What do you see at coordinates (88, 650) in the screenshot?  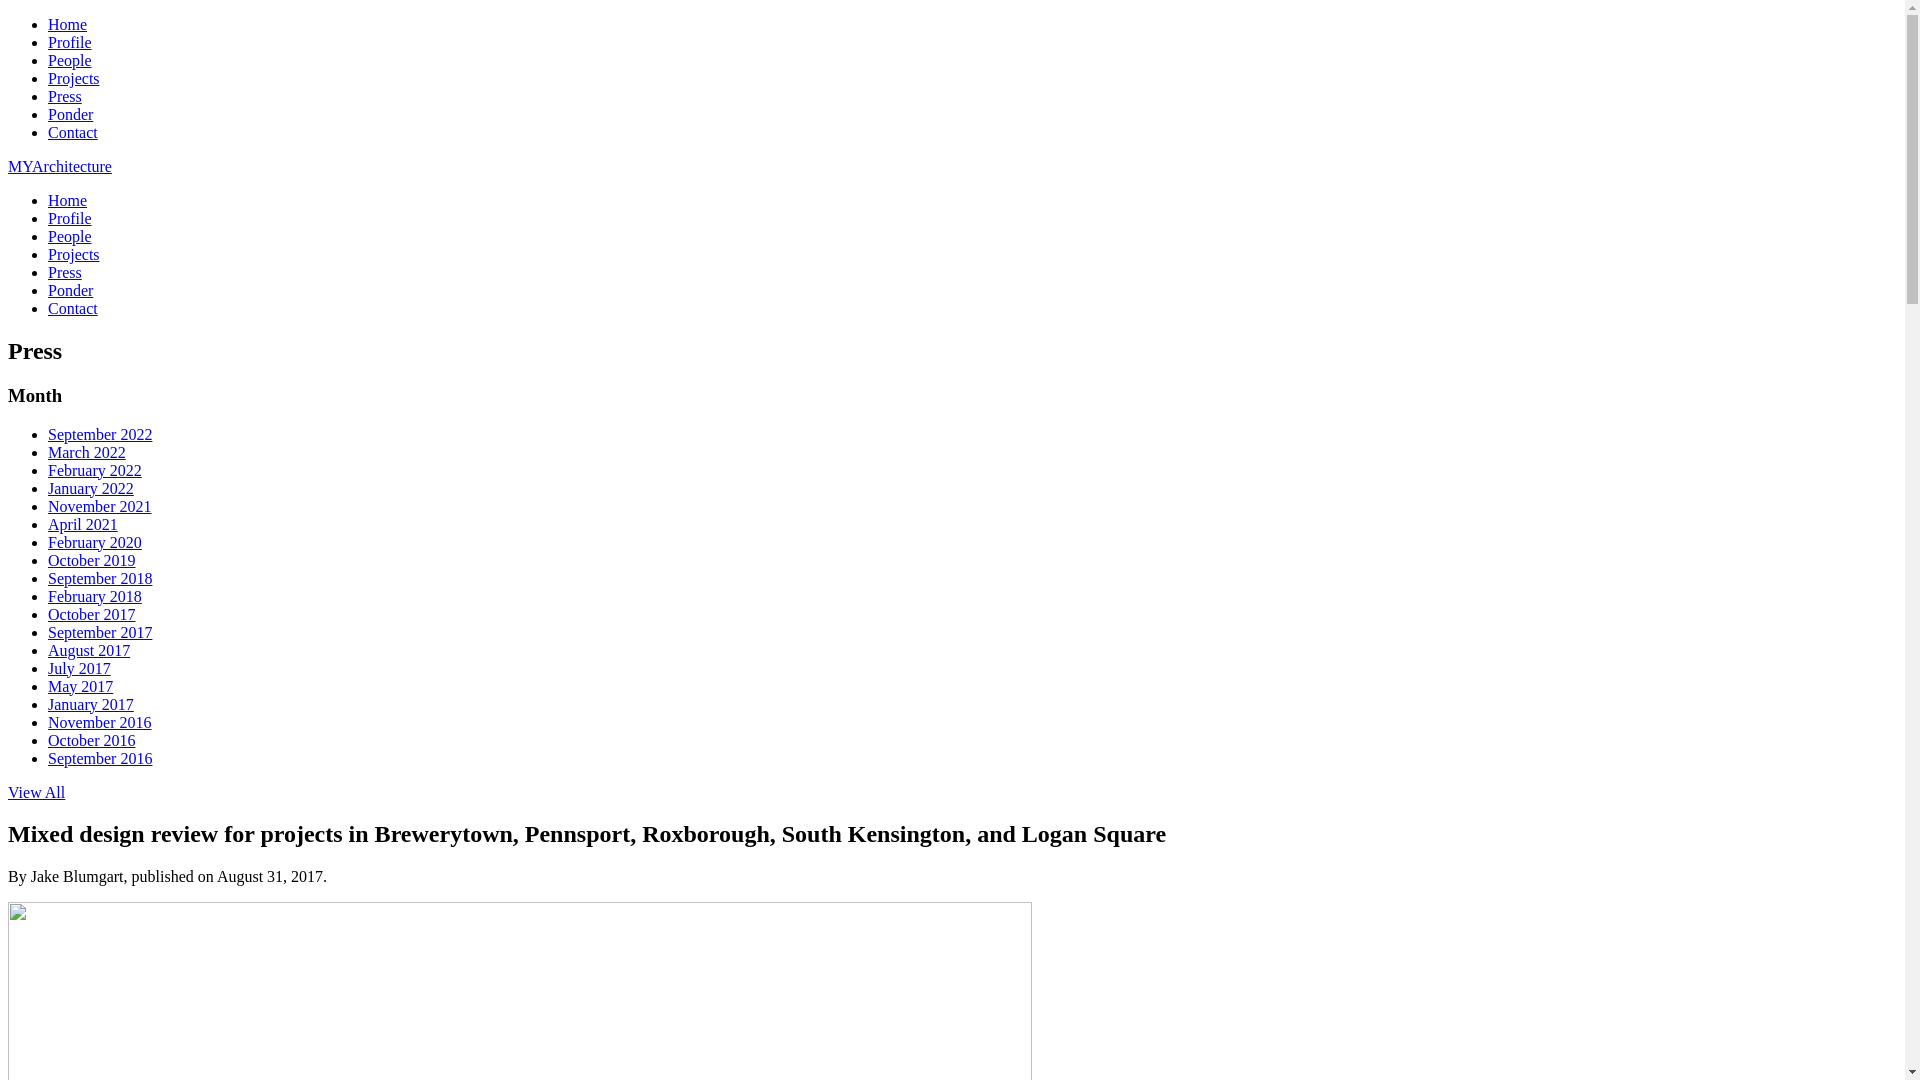 I see `'August 2017'` at bounding box center [88, 650].